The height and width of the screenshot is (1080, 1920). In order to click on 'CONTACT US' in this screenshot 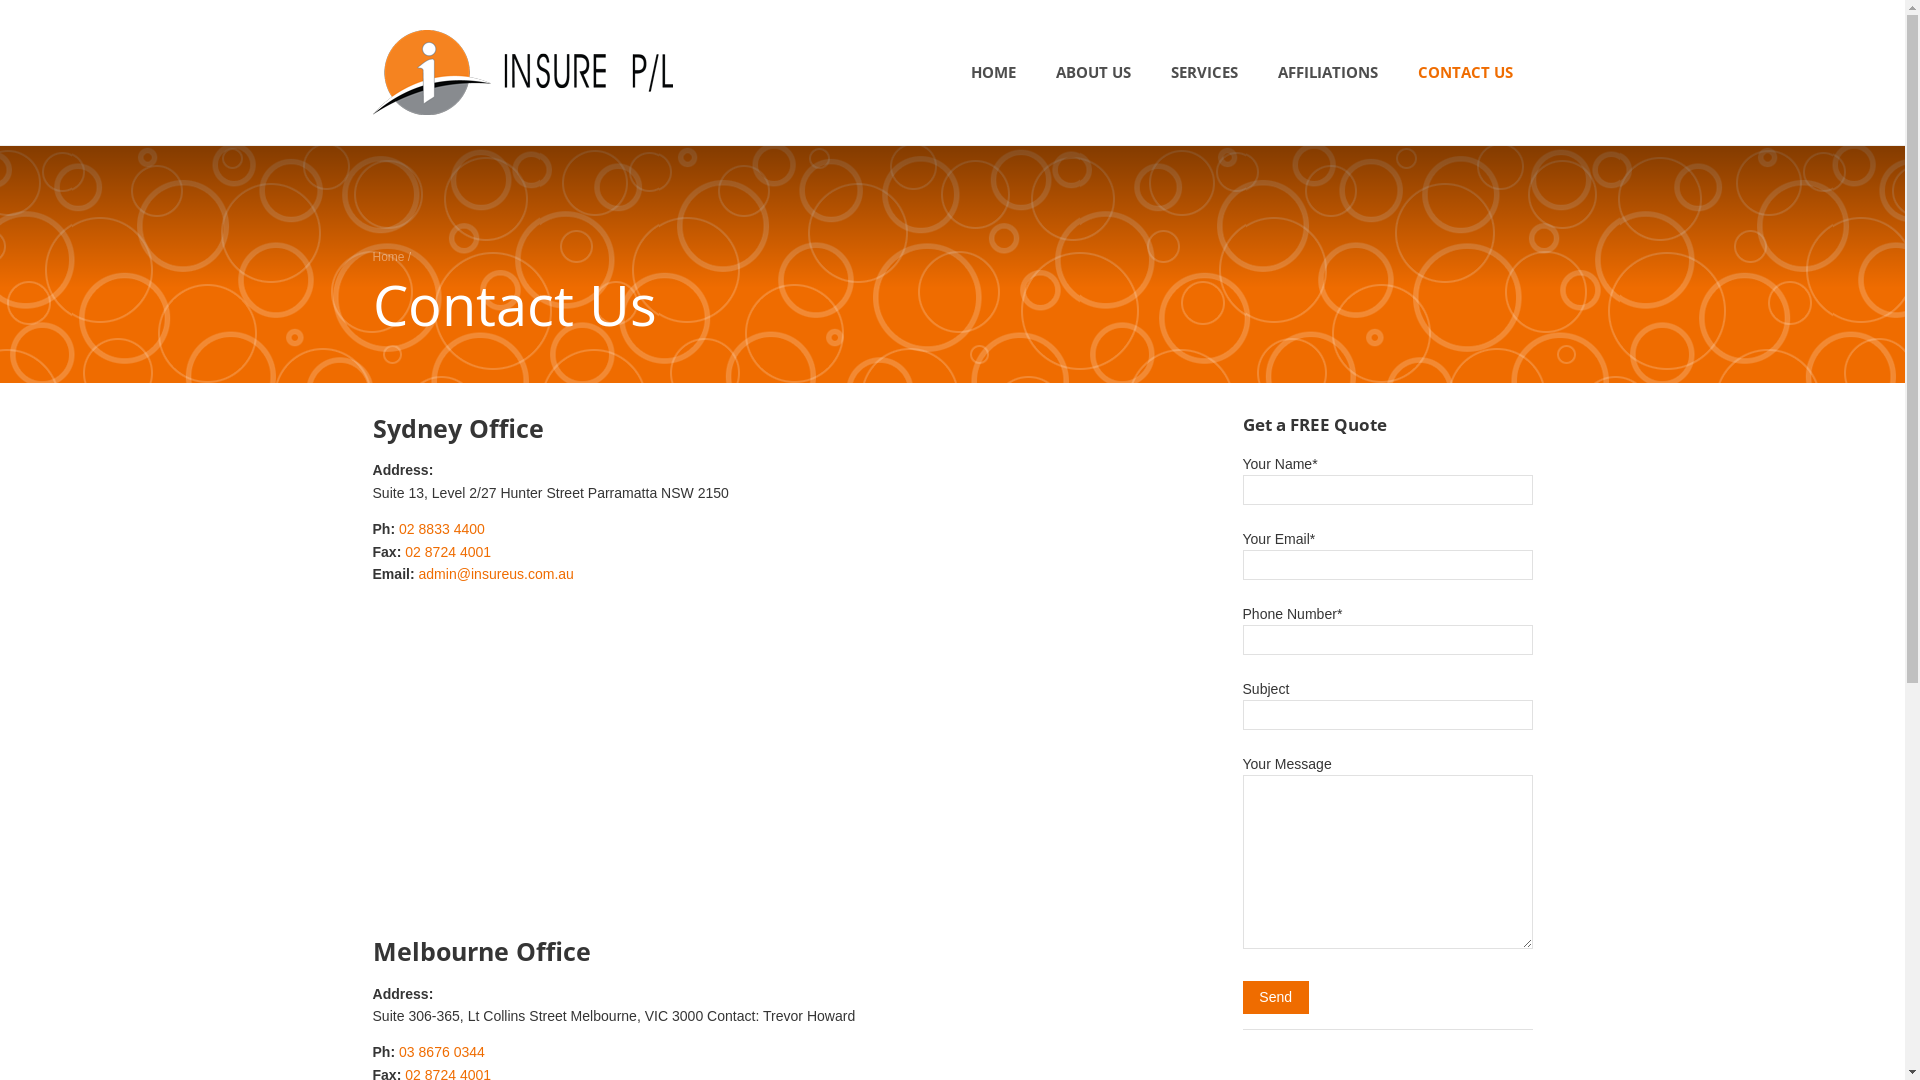, I will do `click(1465, 71)`.